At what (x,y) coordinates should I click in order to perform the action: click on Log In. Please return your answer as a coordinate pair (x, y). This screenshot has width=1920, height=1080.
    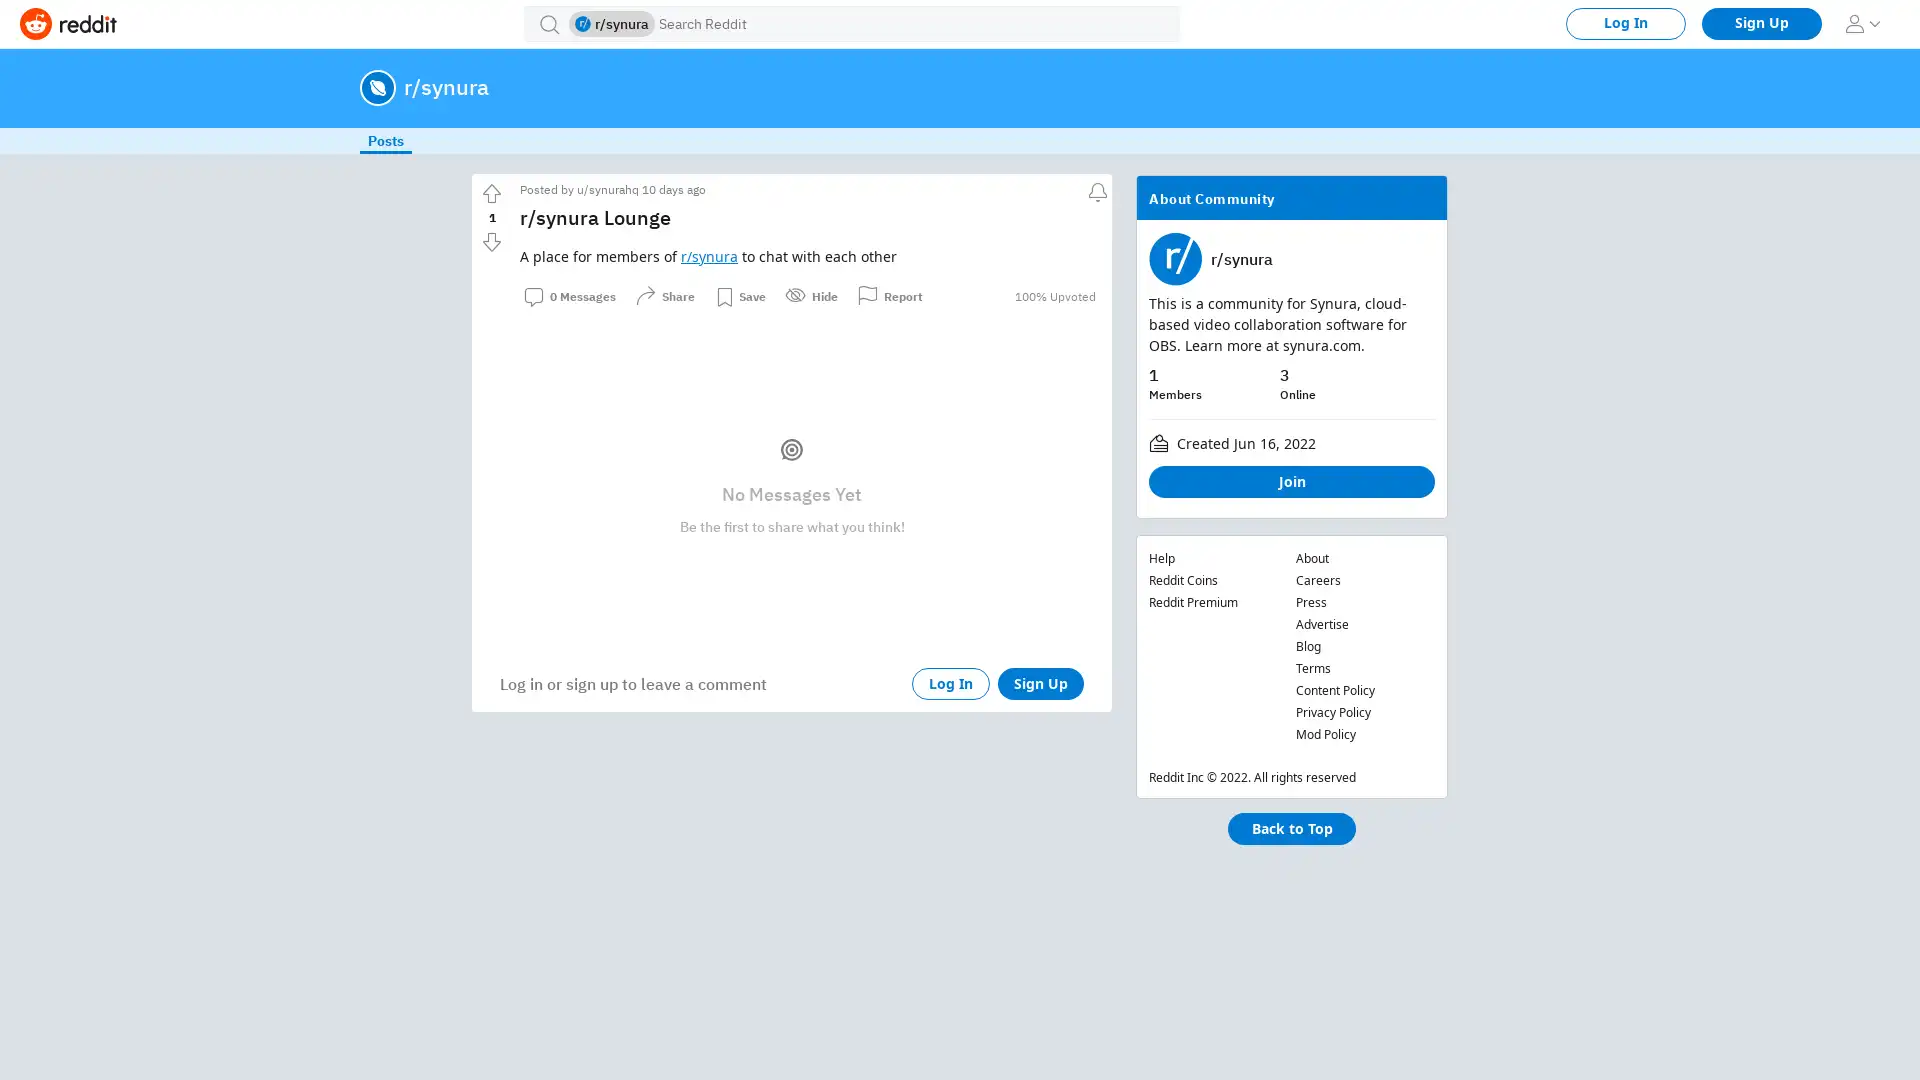
    Looking at the image, I should click on (949, 682).